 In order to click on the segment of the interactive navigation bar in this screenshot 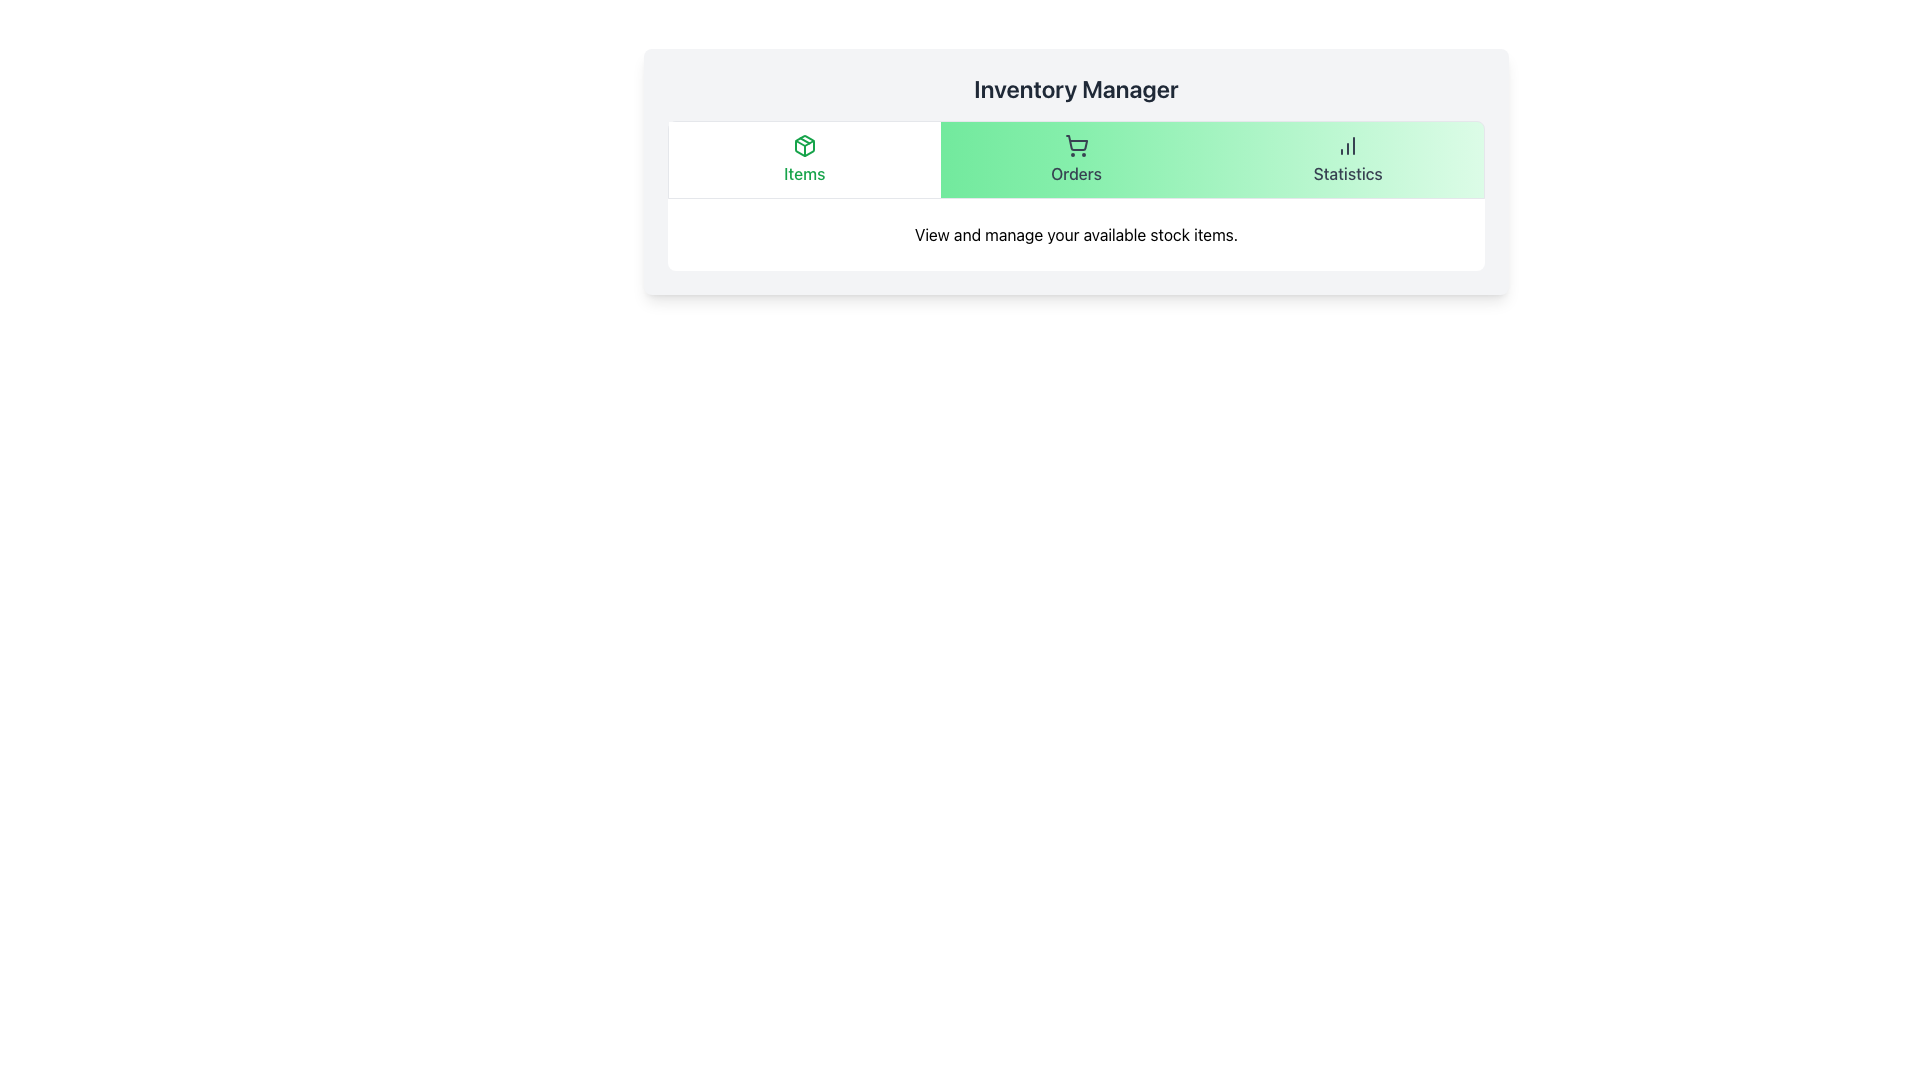, I will do `click(1075, 158)`.